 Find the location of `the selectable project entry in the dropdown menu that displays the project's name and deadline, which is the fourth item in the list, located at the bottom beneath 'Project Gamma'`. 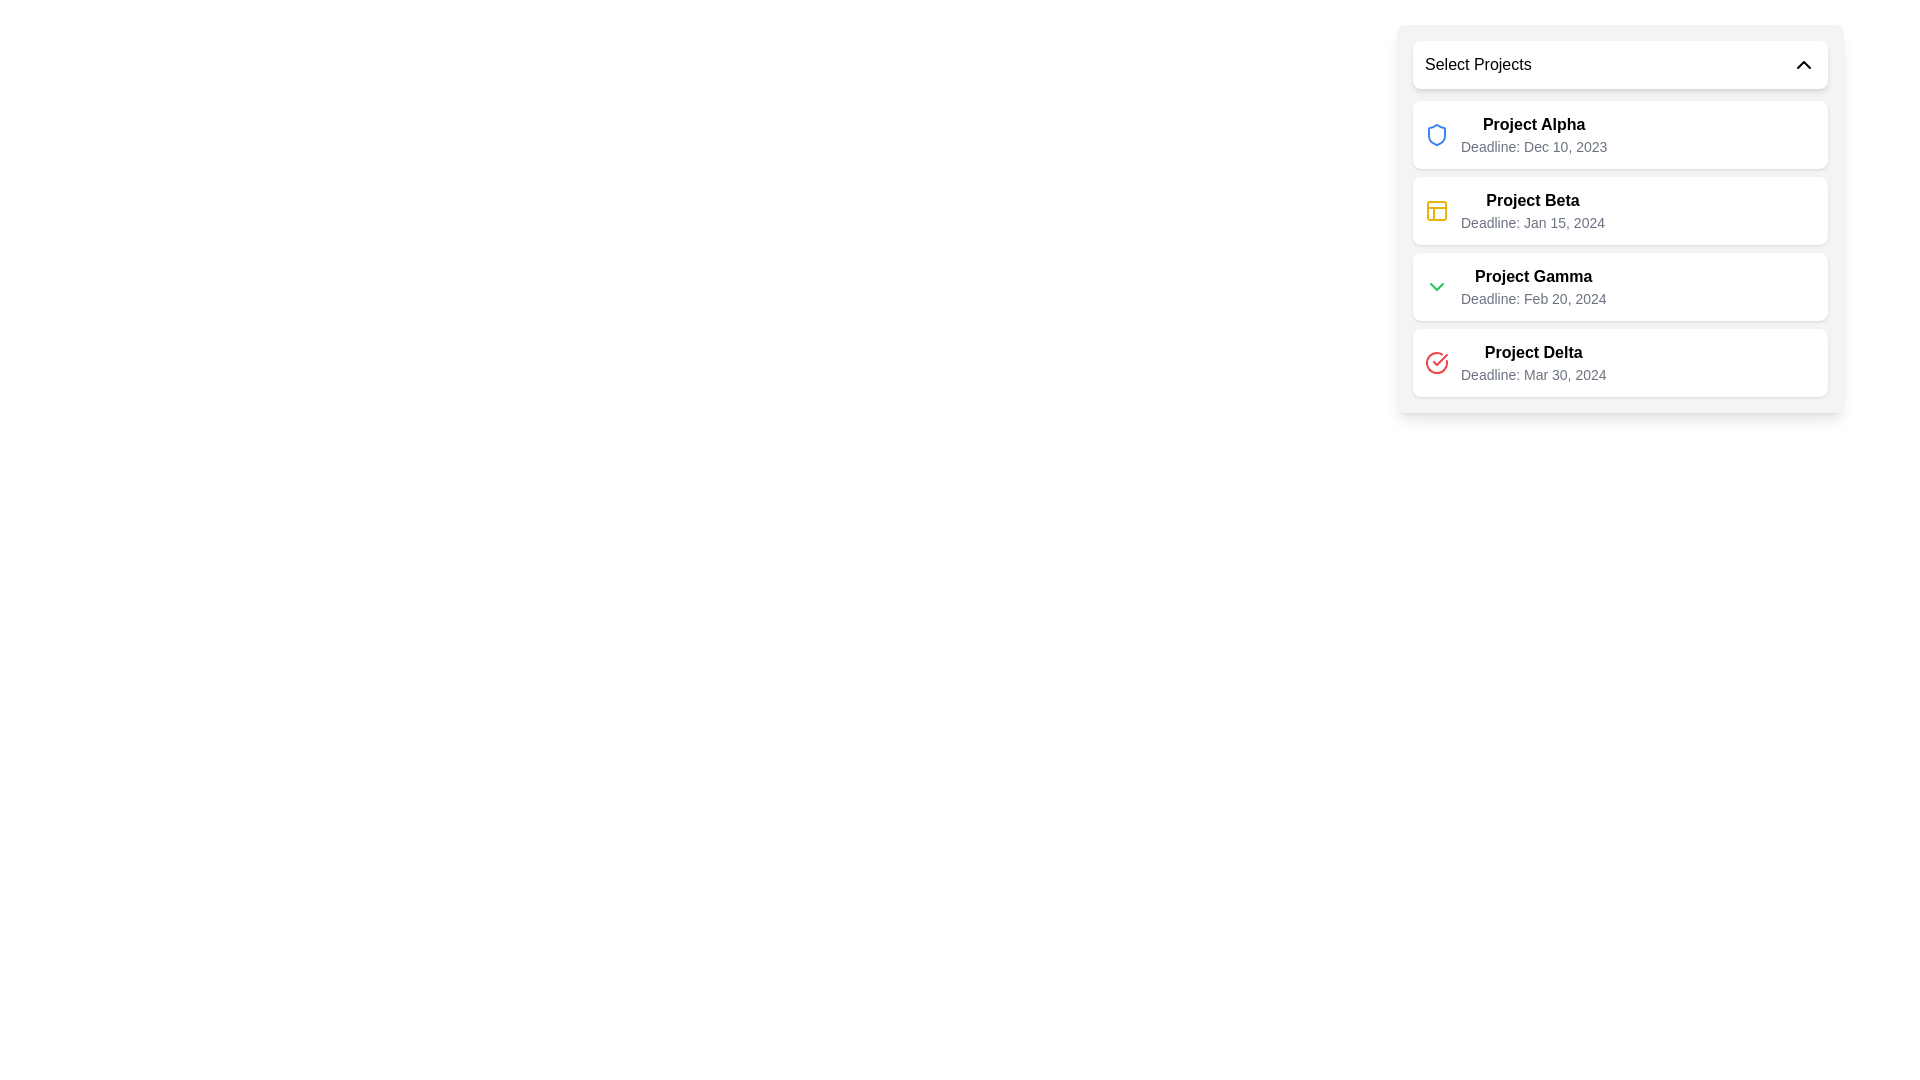

the selectable project entry in the dropdown menu that displays the project's name and deadline, which is the fourth item in the list, located at the bottom beneath 'Project Gamma' is located at coordinates (1532, 362).